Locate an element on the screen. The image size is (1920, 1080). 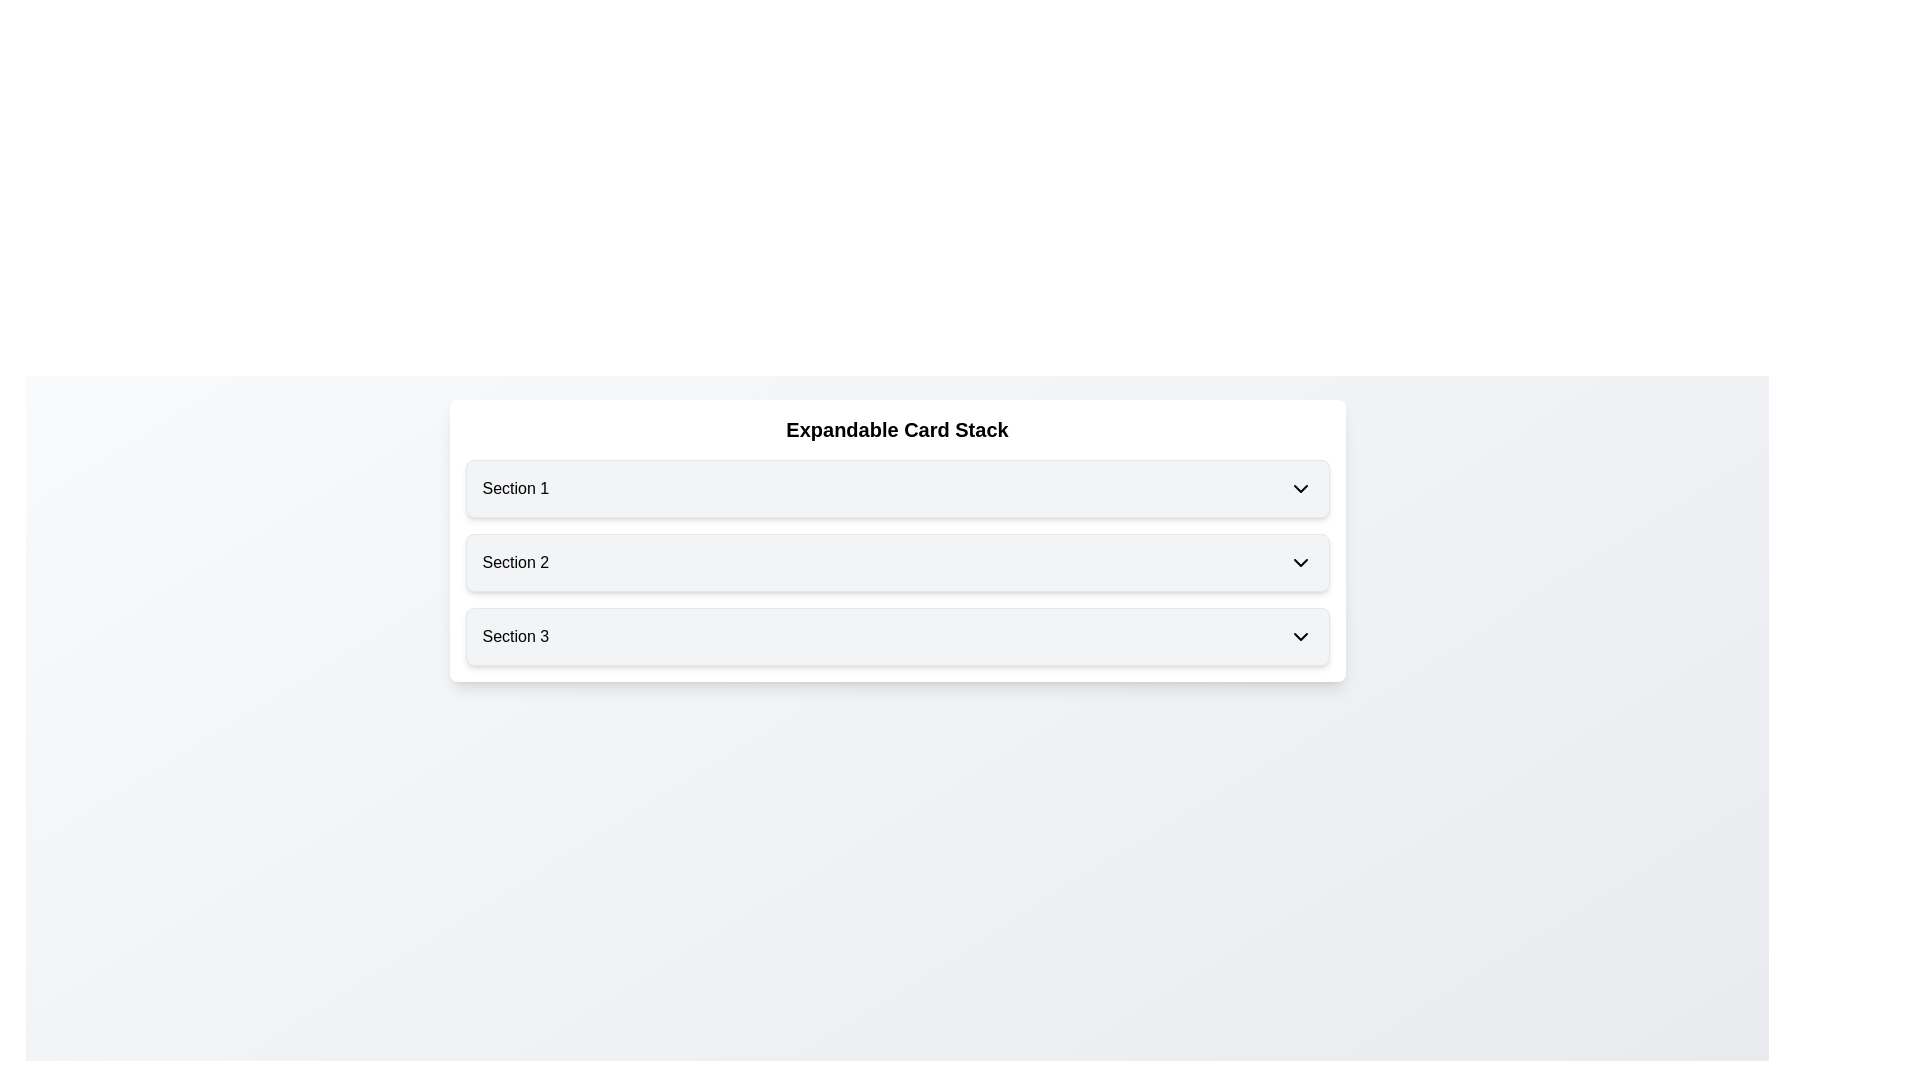
the chevron-down icon positioned to the far right of the 'Section 2' button is located at coordinates (1300, 563).